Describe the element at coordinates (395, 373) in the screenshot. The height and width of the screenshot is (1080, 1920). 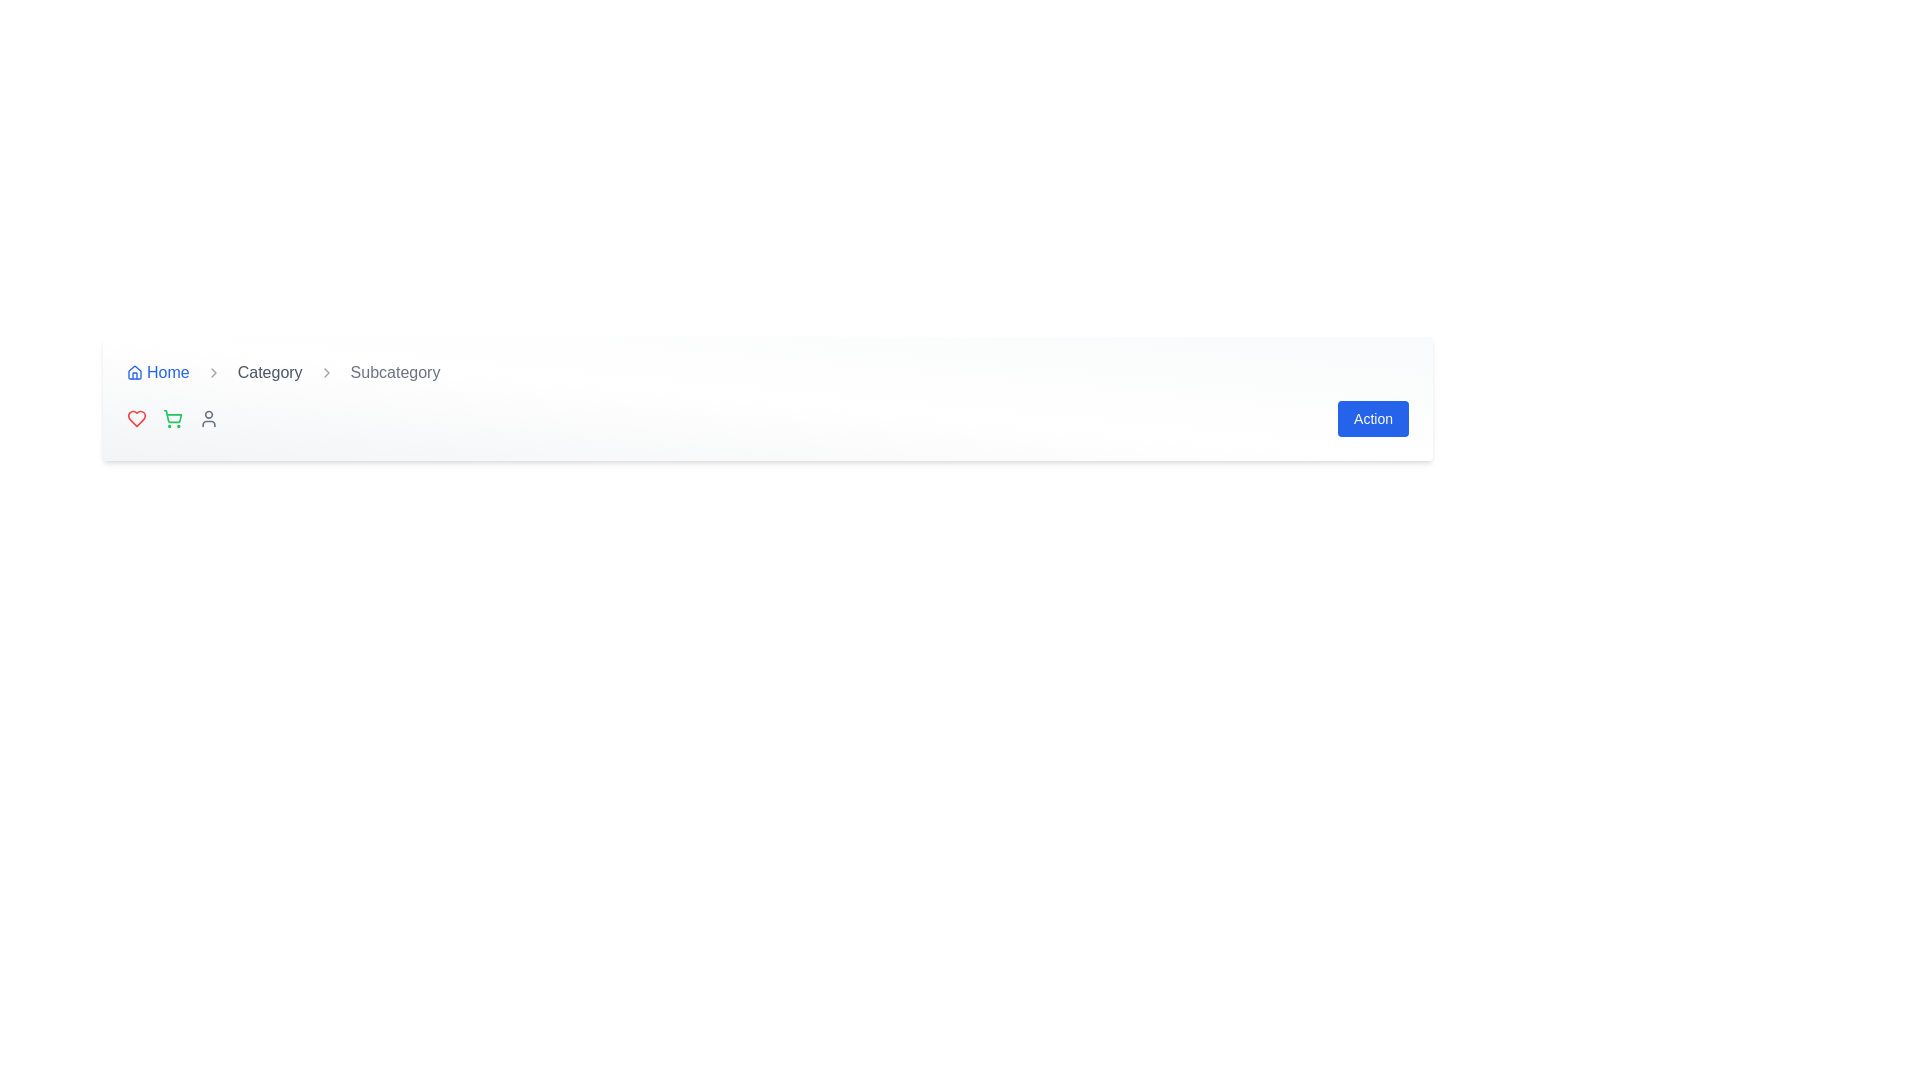
I see `the 'Subcategory' static text label in the breadcrumb navigation bar, which is displayed in gray color and rendered in a sans-serif font` at that location.